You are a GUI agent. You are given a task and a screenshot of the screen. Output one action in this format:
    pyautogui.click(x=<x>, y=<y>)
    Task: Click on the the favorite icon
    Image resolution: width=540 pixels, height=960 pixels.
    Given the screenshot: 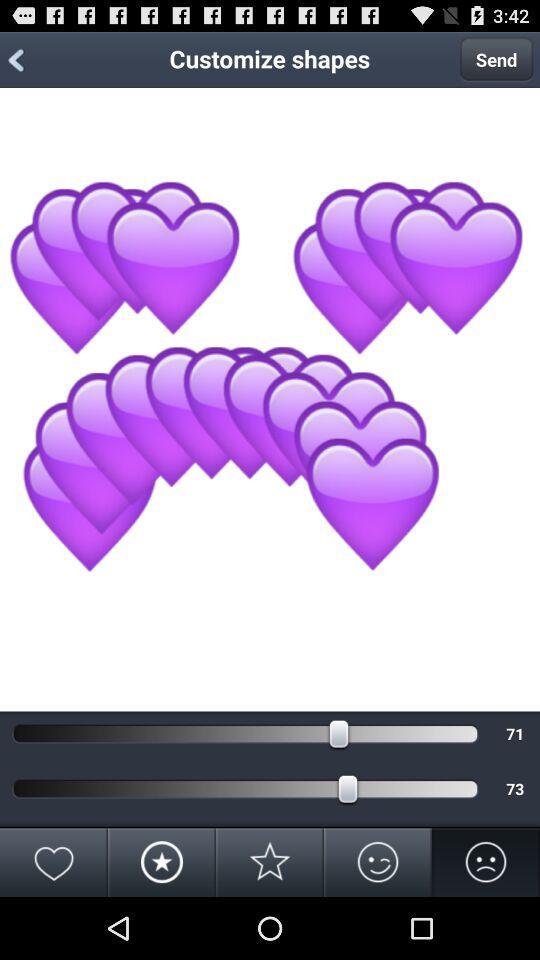 What is the action you would take?
    pyautogui.click(x=54, y=922)
    